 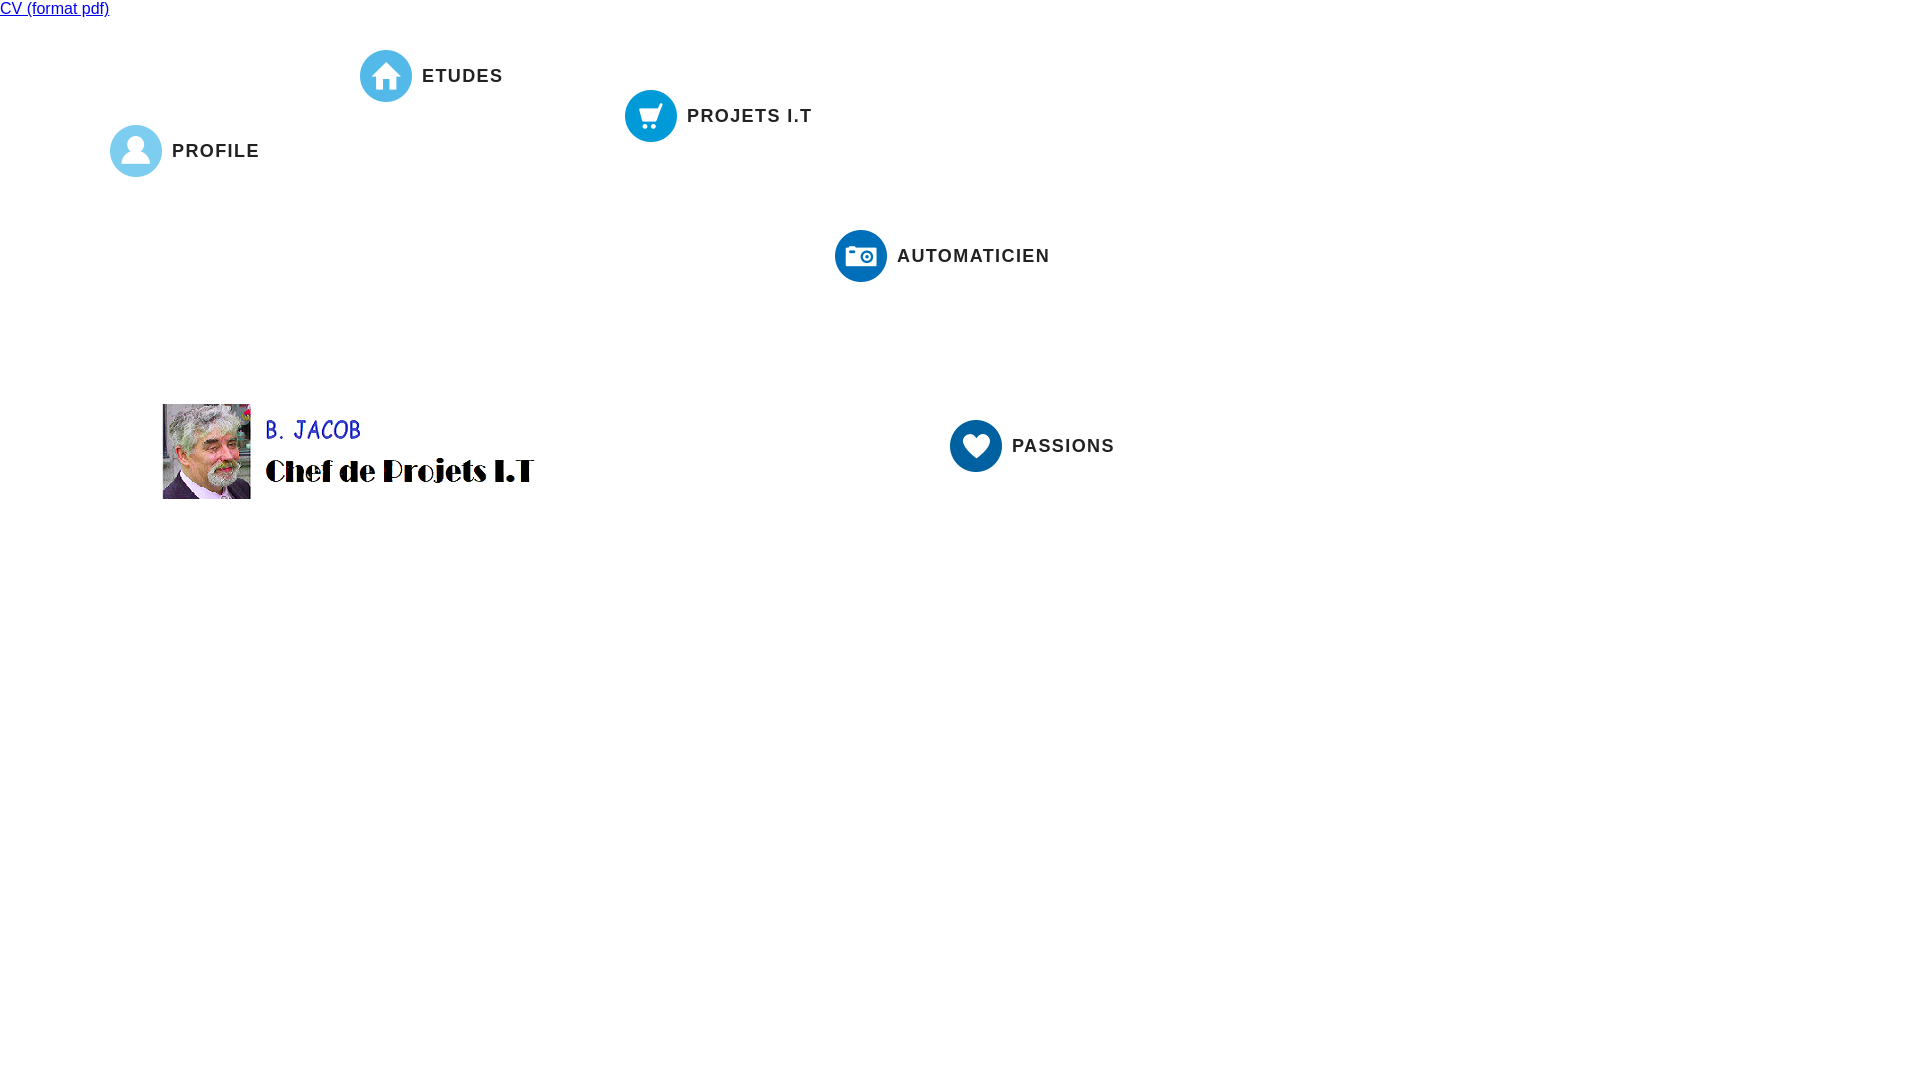 What do you see at coordinates (54, 8) in the screenshot?
I see `'CV (format pdf)'` at bounding box center [54, 8].